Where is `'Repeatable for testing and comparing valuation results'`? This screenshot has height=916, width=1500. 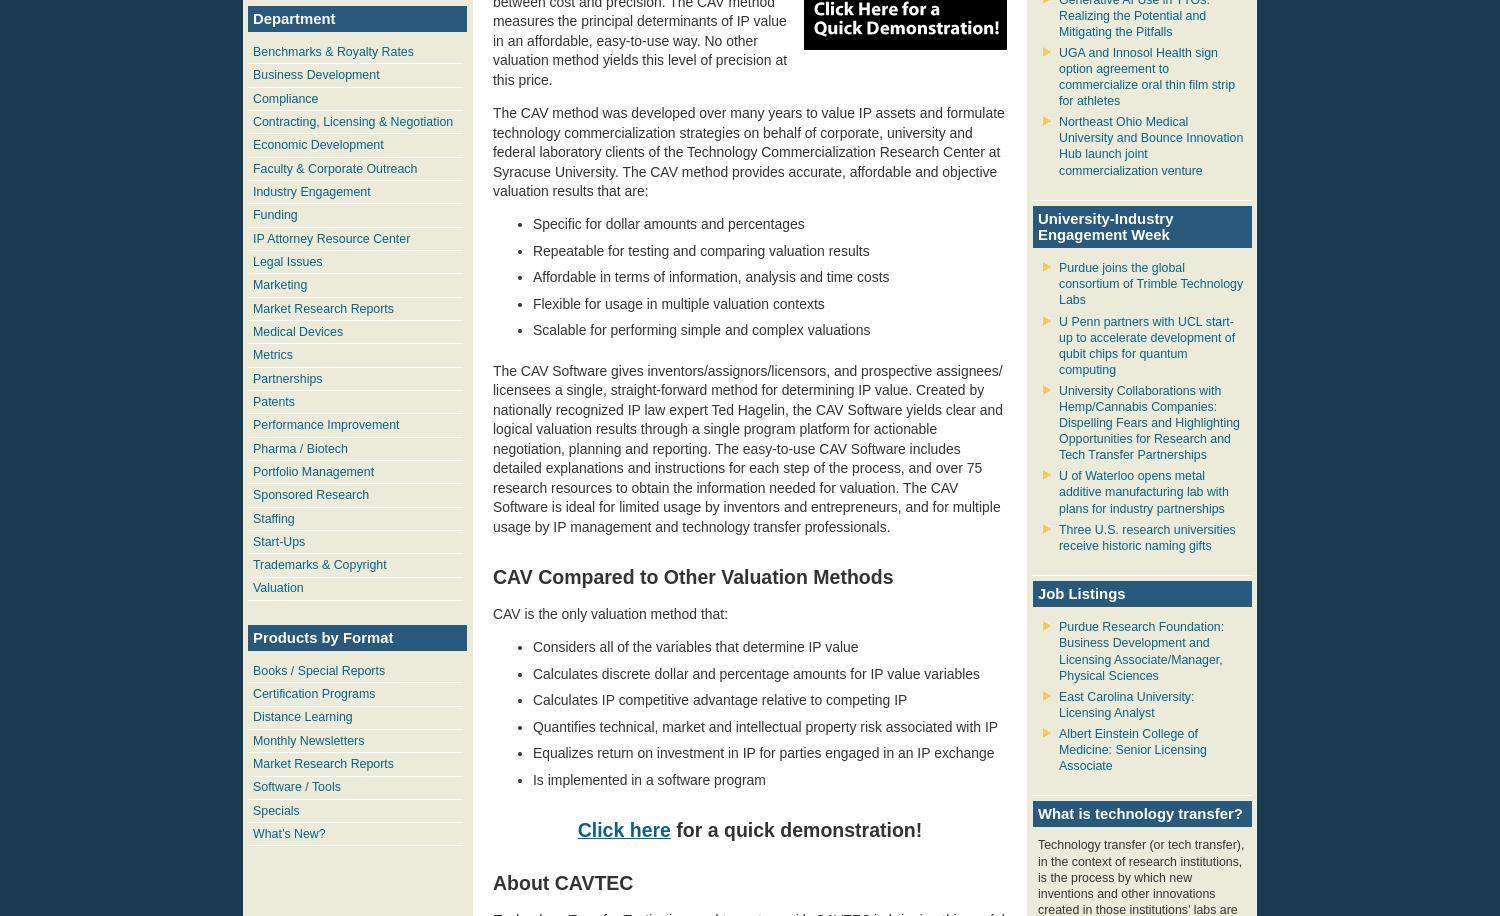
'Repeatable for testing and comparing valuation results' is located at coordinates (699, 249).